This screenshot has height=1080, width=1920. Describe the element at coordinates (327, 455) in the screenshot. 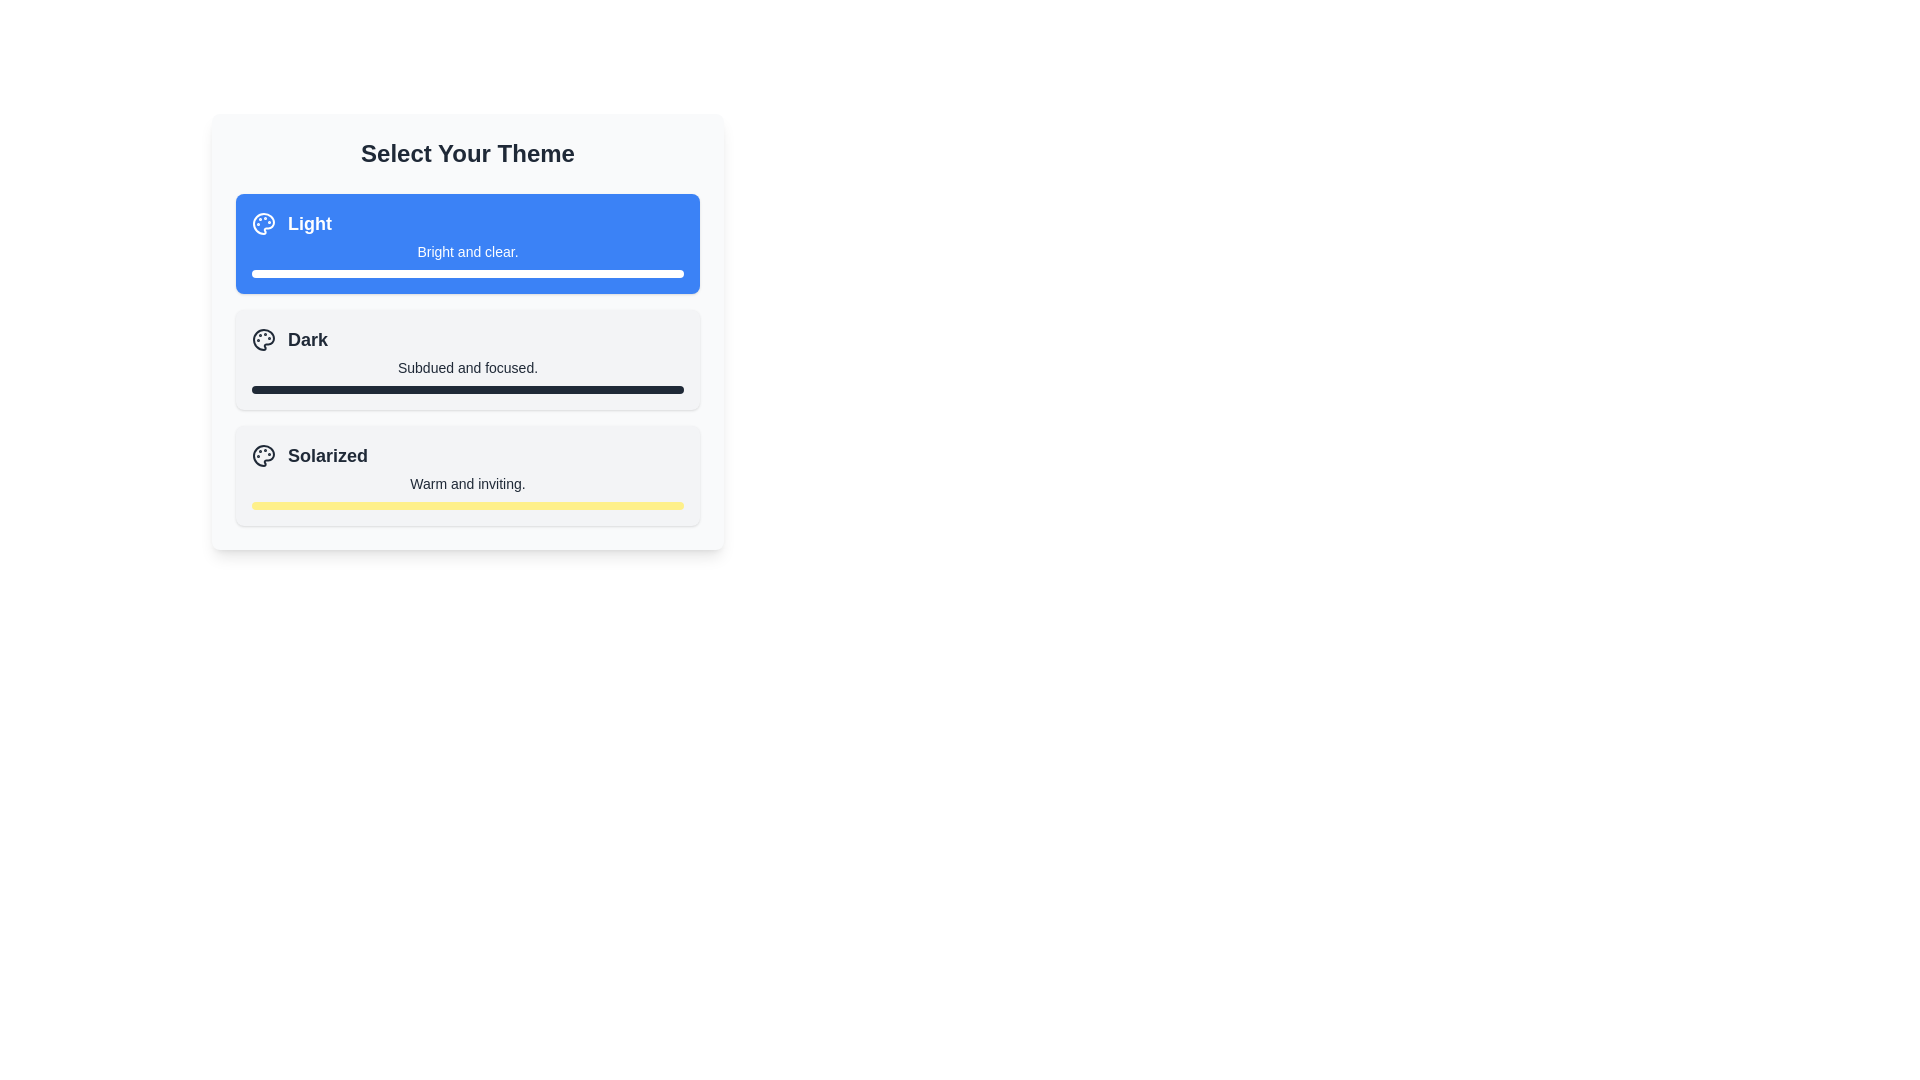

I see `the label identifying the third theme option located in the third horizontal section under 'Select Your Theme', which is aligned with an icon to its left and above descriptive text` at that location.